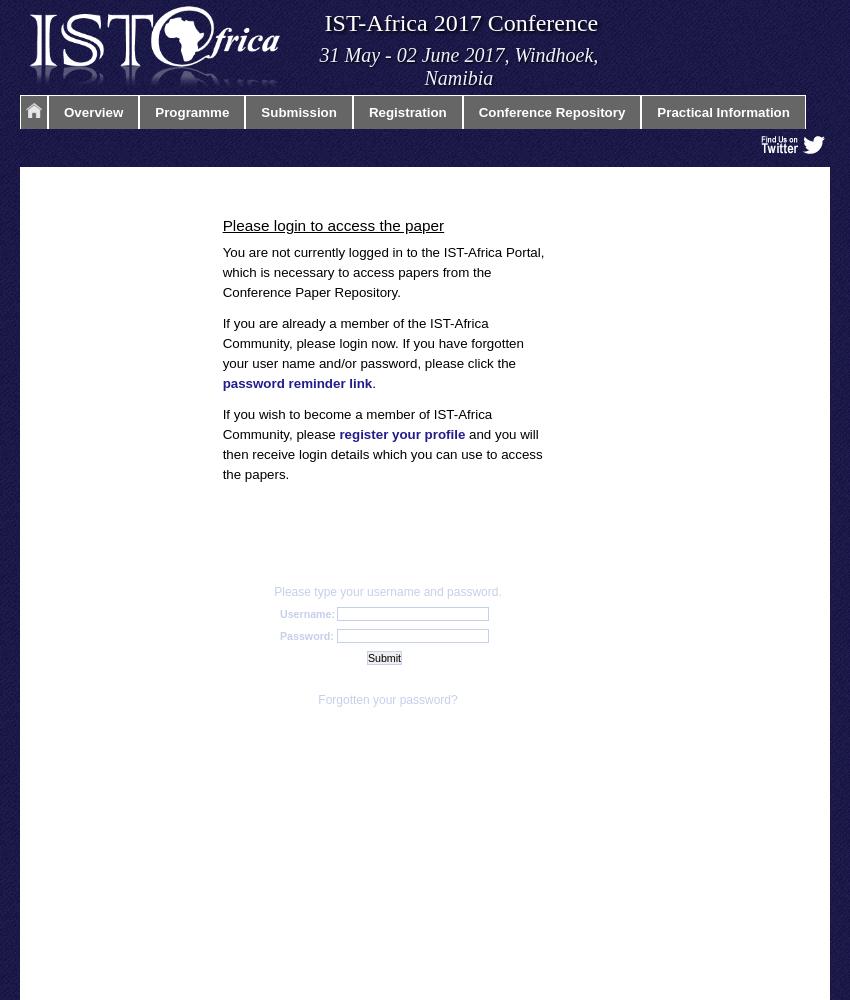  What do you see at coordinates (271, 489) in the screenshot?
I see `'IST-Africa 2006'` at bounding box center [271, 489].